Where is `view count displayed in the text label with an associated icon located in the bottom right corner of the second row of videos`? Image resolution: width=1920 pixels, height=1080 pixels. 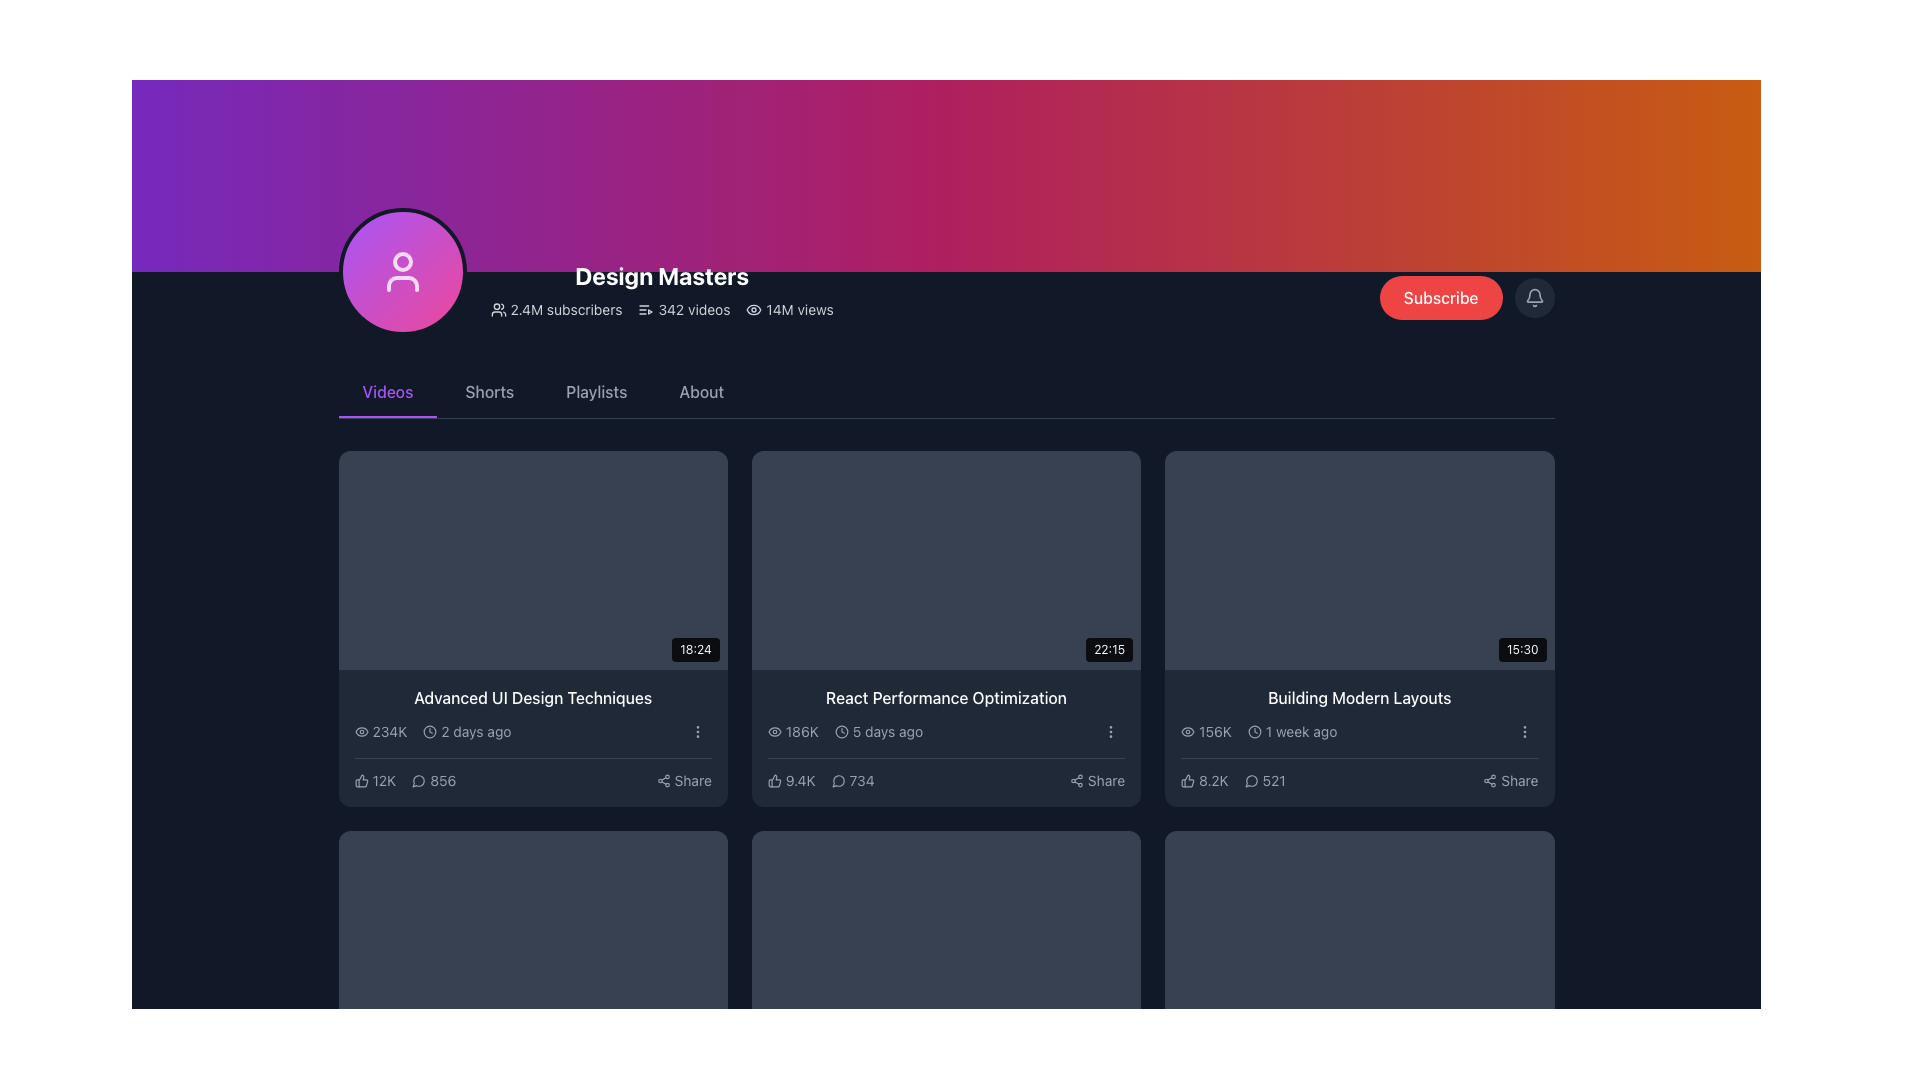 view count displayed in the text label with an associated icon located in the bottom right corner of the second row of videos is located at coordinates (1205, 732).